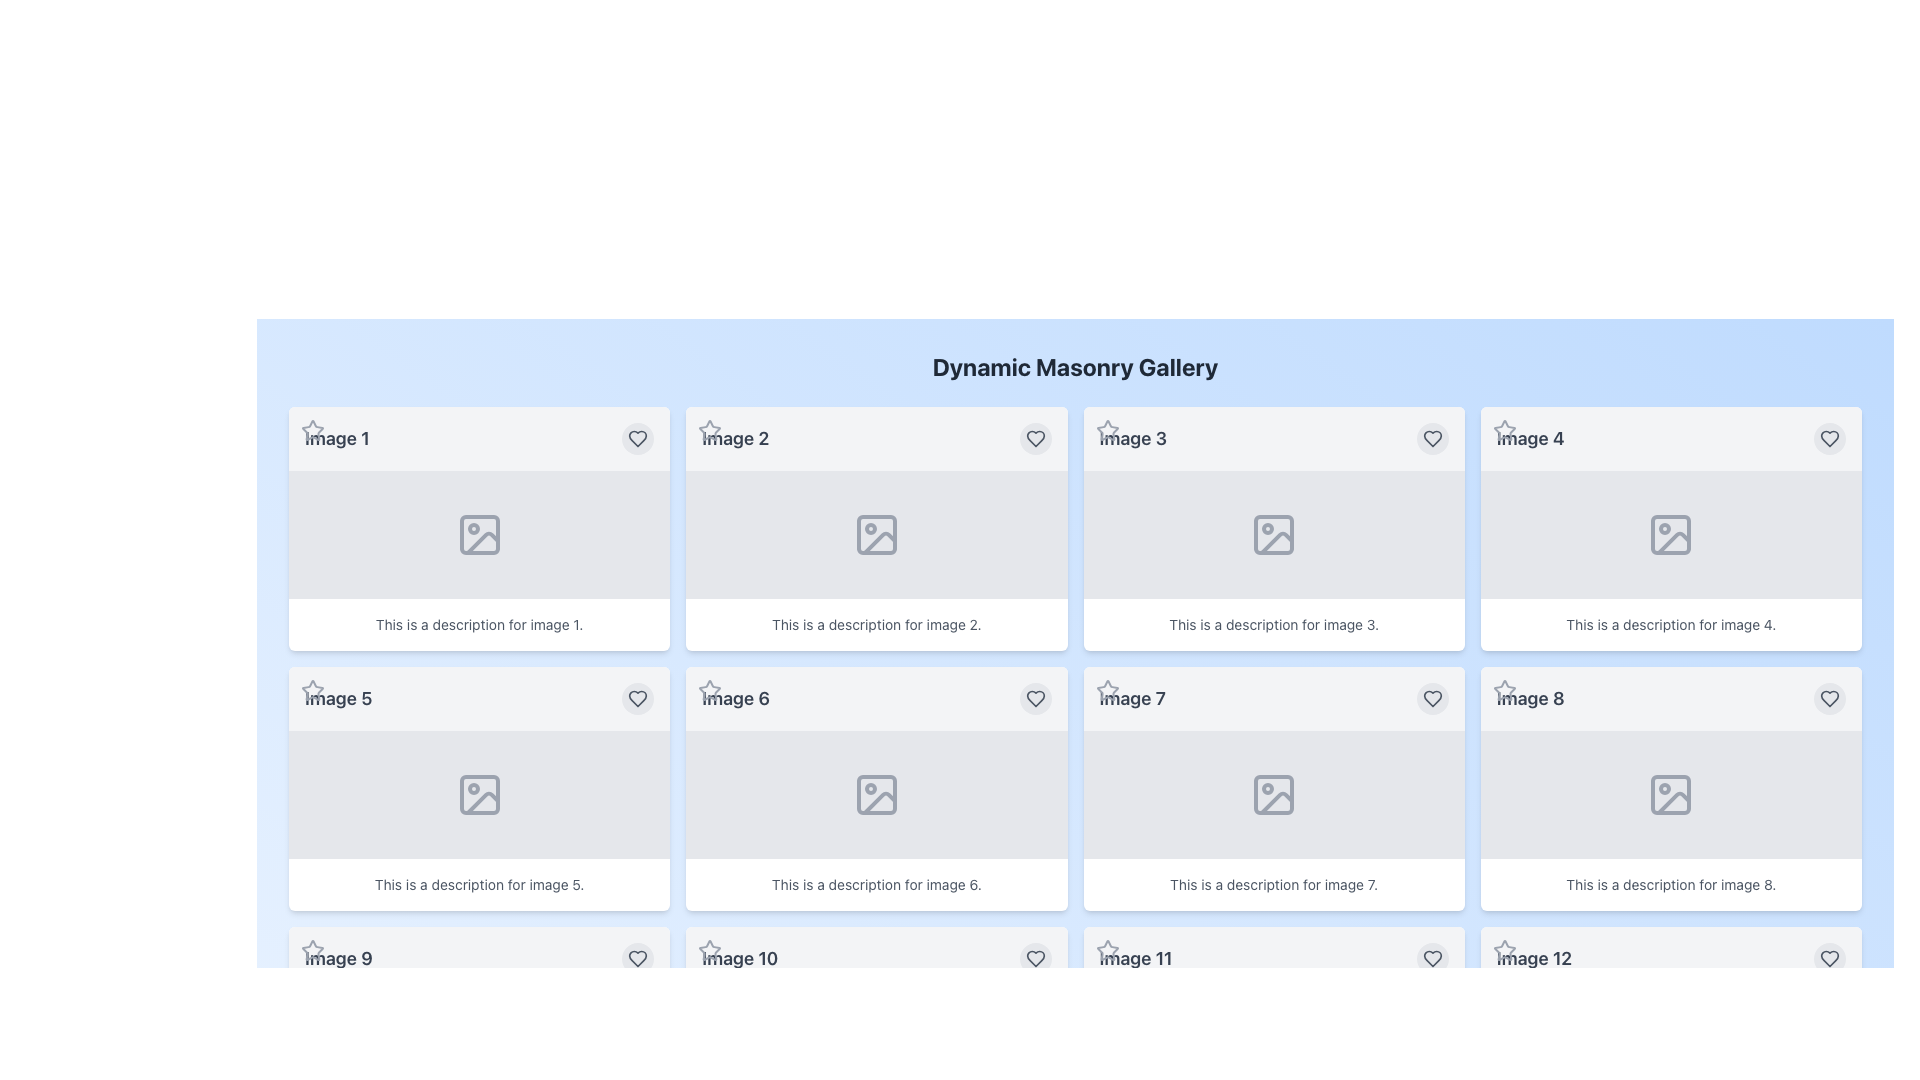 This screenshot has height=1080, width=1920. What do you see at coordinates (1829, 697) in the screenshot?
I see `the heart-shaped 'like' icon located` at bounding box center [1829, 697].